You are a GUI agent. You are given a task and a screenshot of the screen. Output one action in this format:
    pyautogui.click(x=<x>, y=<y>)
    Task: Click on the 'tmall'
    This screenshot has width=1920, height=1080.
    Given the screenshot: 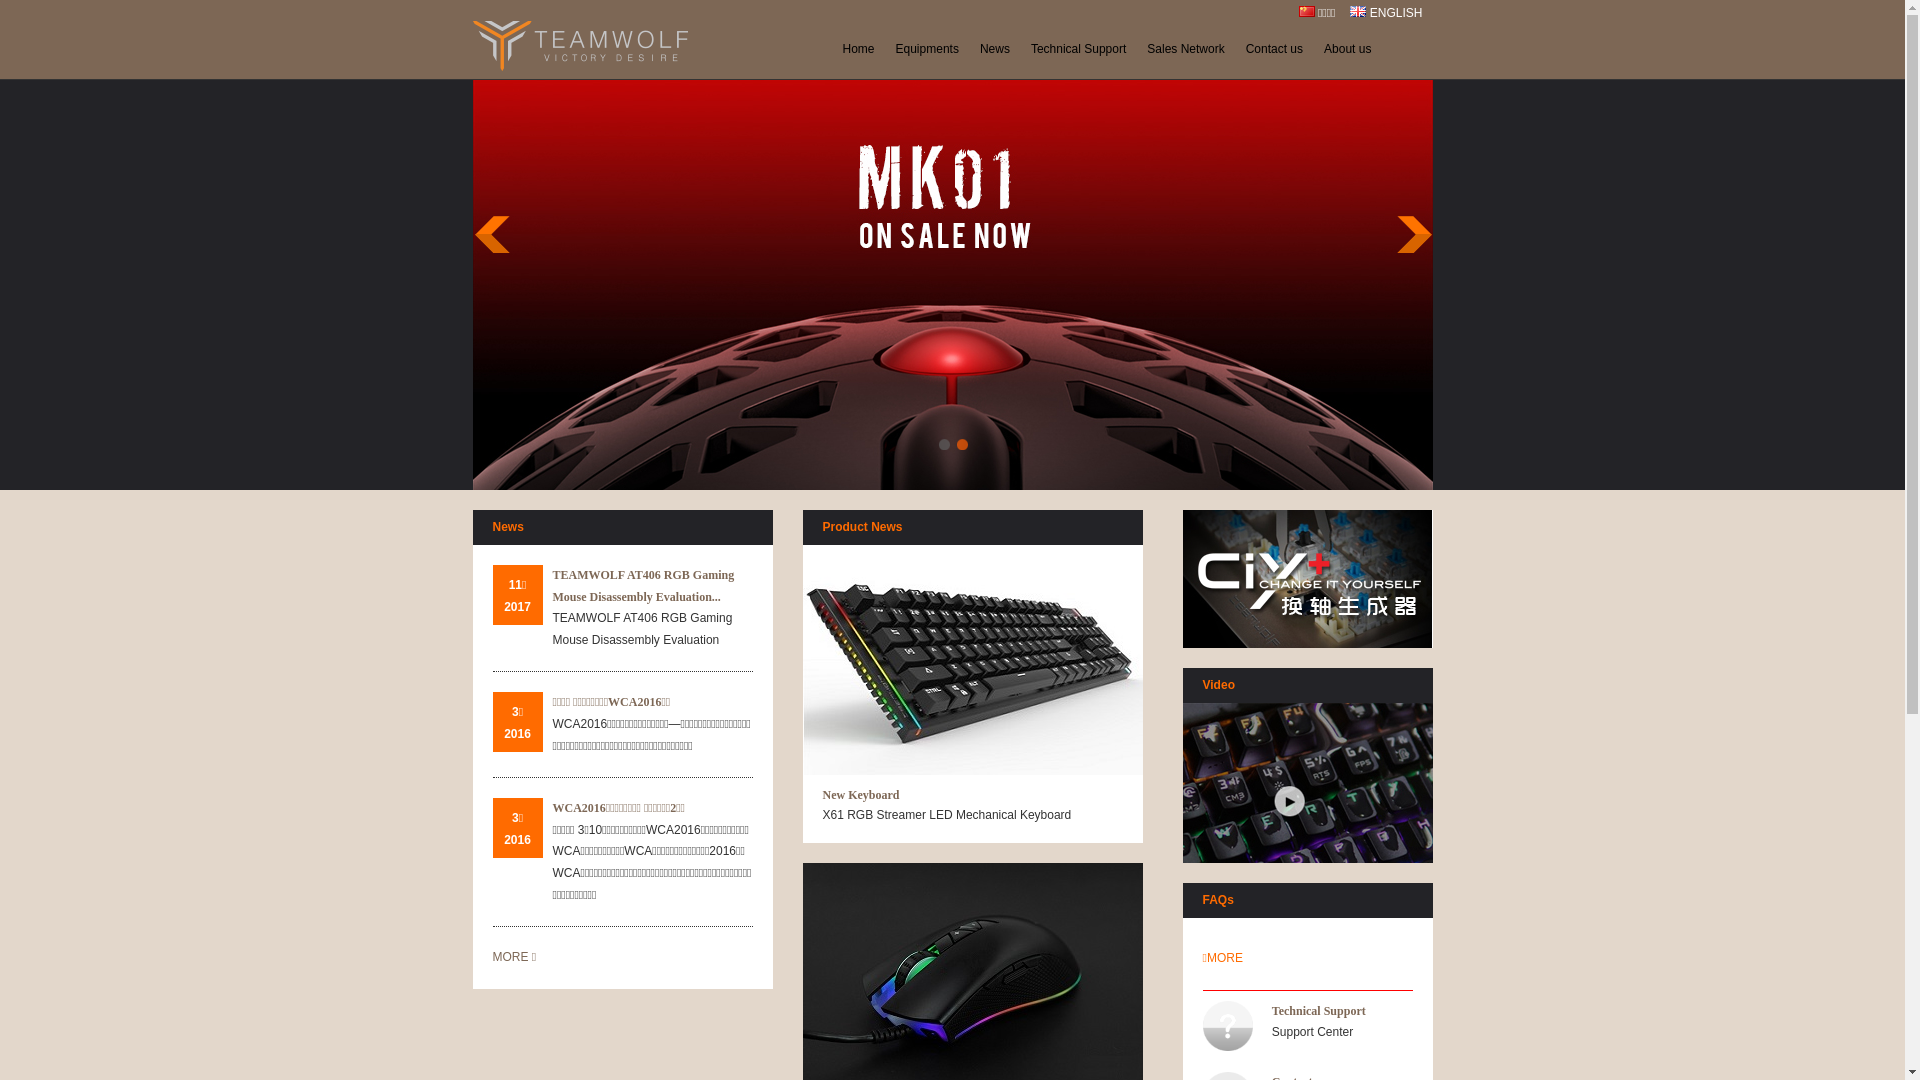 What is the action you would take?
    pyautogui.click(x=1306, y=578)
    